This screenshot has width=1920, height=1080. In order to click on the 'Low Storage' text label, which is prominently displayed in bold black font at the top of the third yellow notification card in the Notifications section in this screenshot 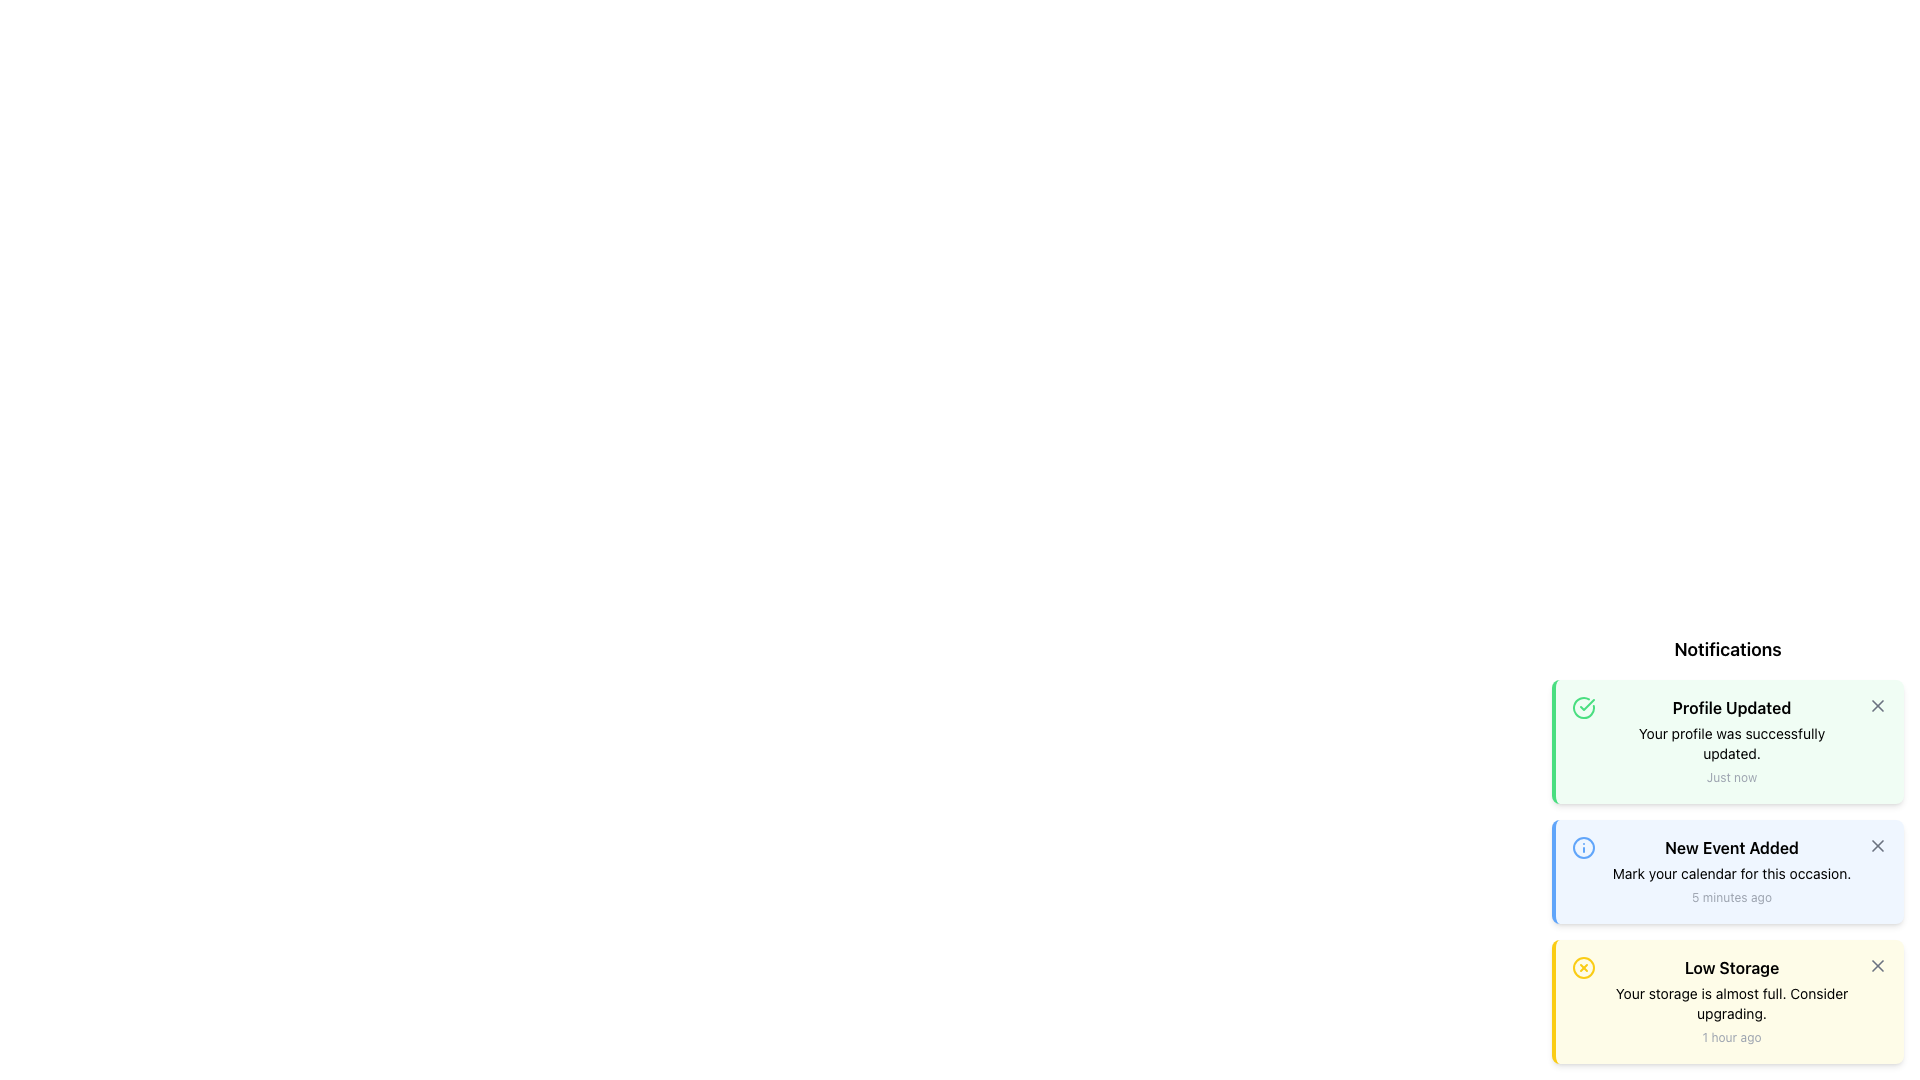, I will do `click(1731, 967)`.